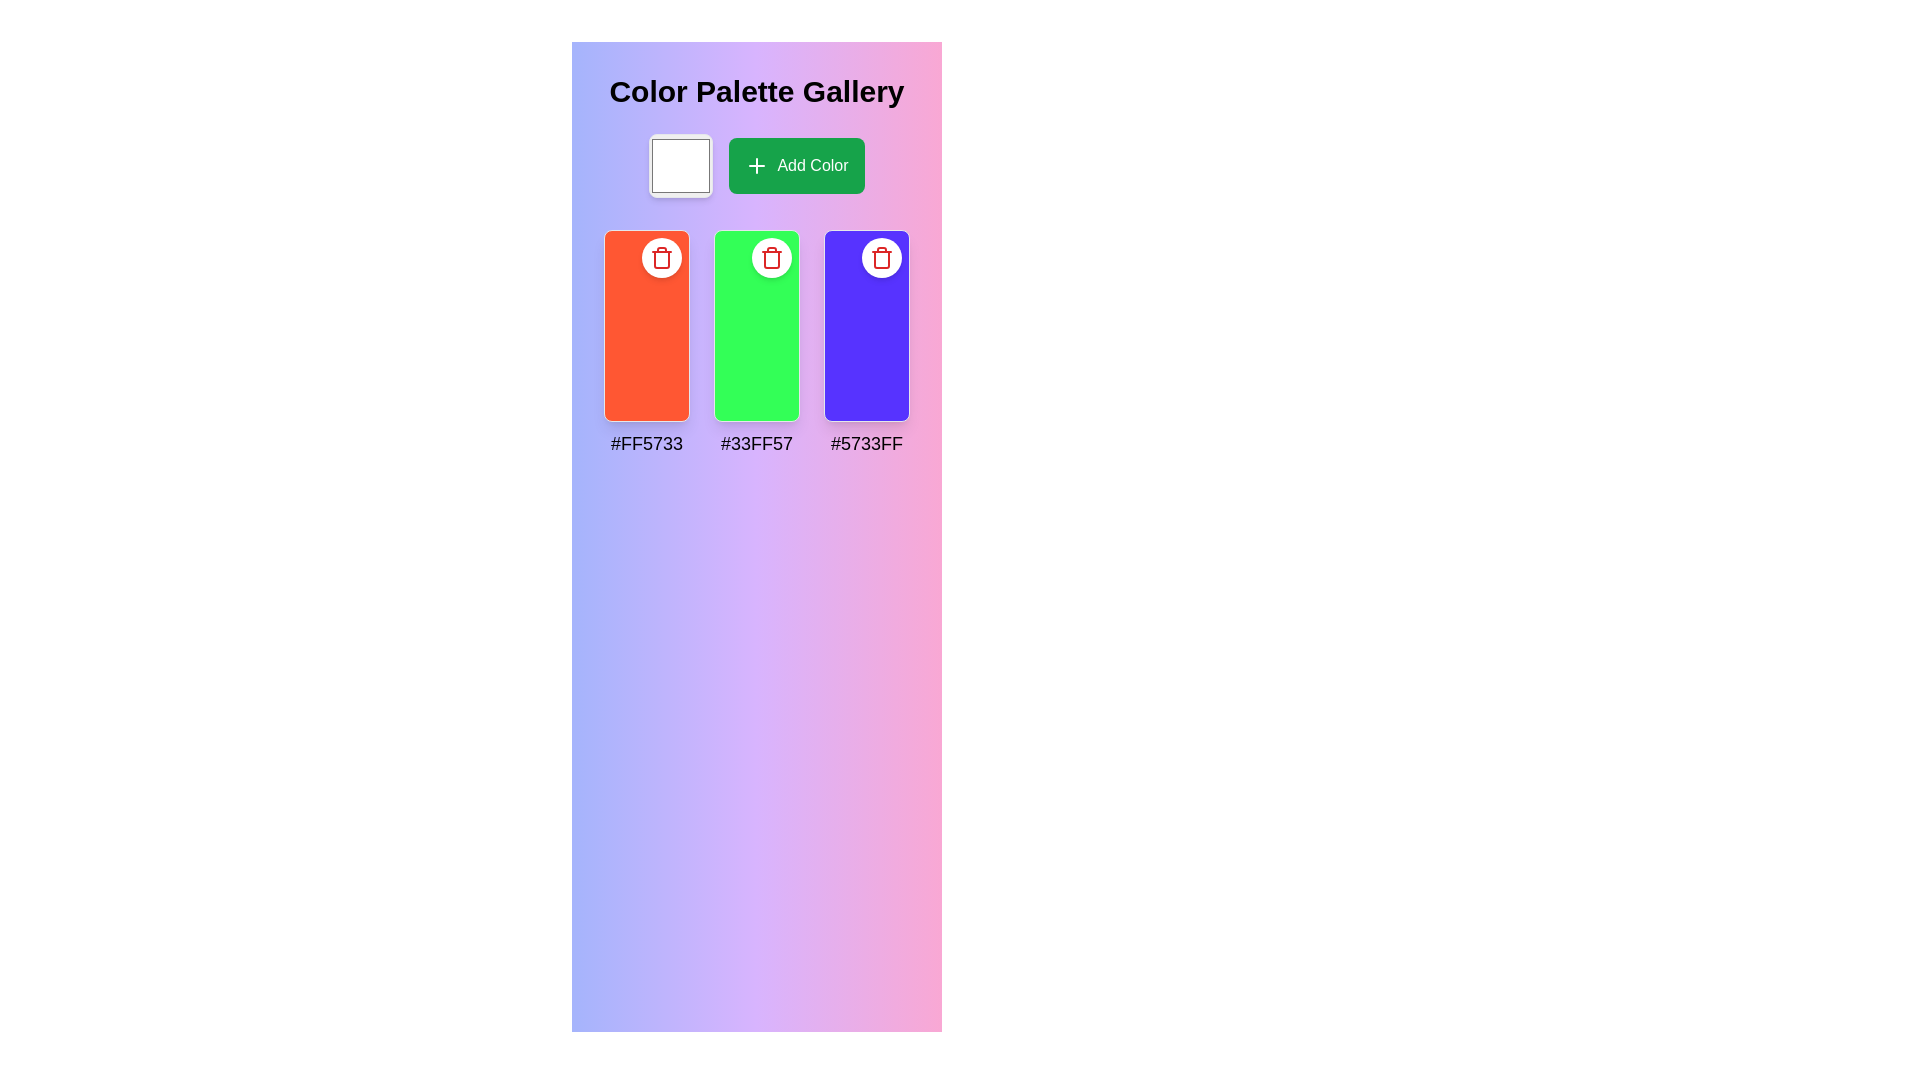 The image size is (1920, 1080). What do you see at coordinates (647, 442) in the screenshot?
I see `text value displayed in the text label showing the hex code '#FF5733', located below the corresponding color rectangle in the first color card of the color palette component` at bounding box center [647, 442].